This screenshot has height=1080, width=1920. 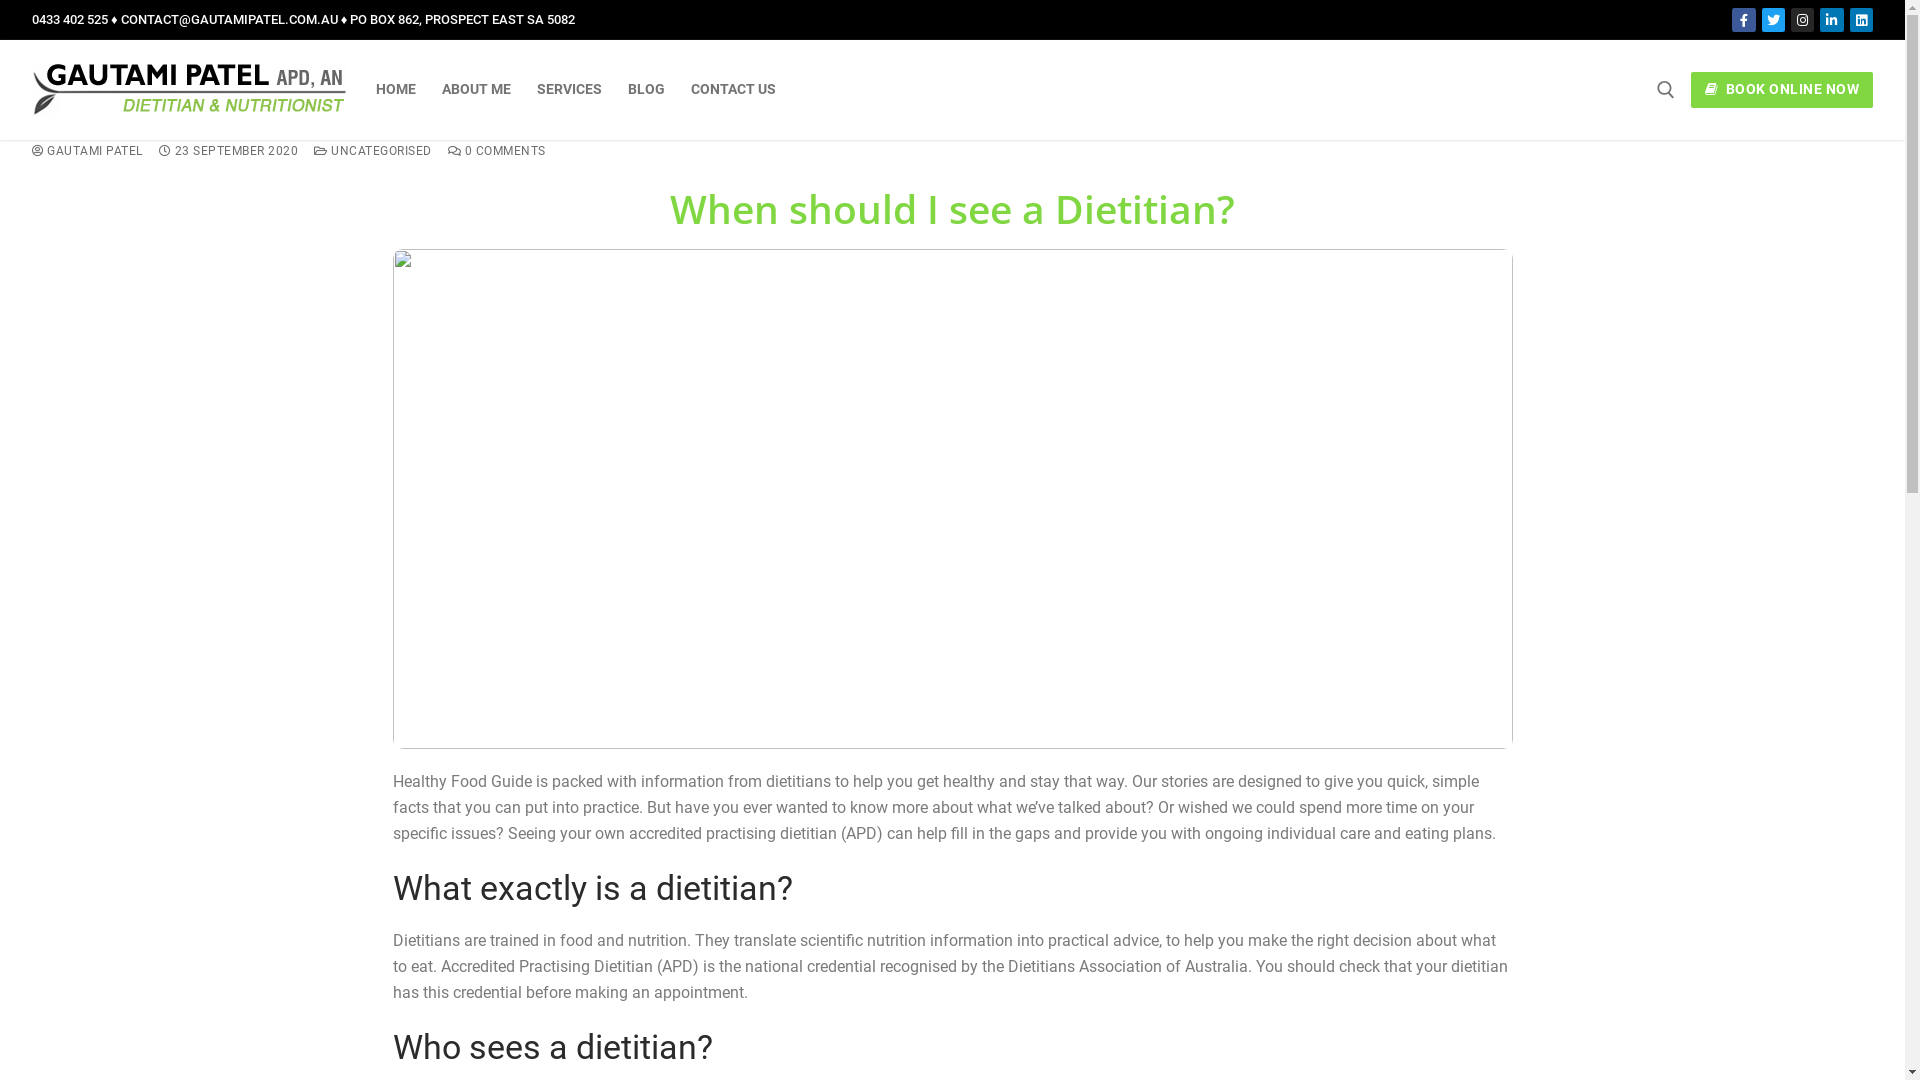 What do you see at coordinates (1773, 20) in the screenshot?
I see `'Twitter'` at bounding box center [1773, 20].